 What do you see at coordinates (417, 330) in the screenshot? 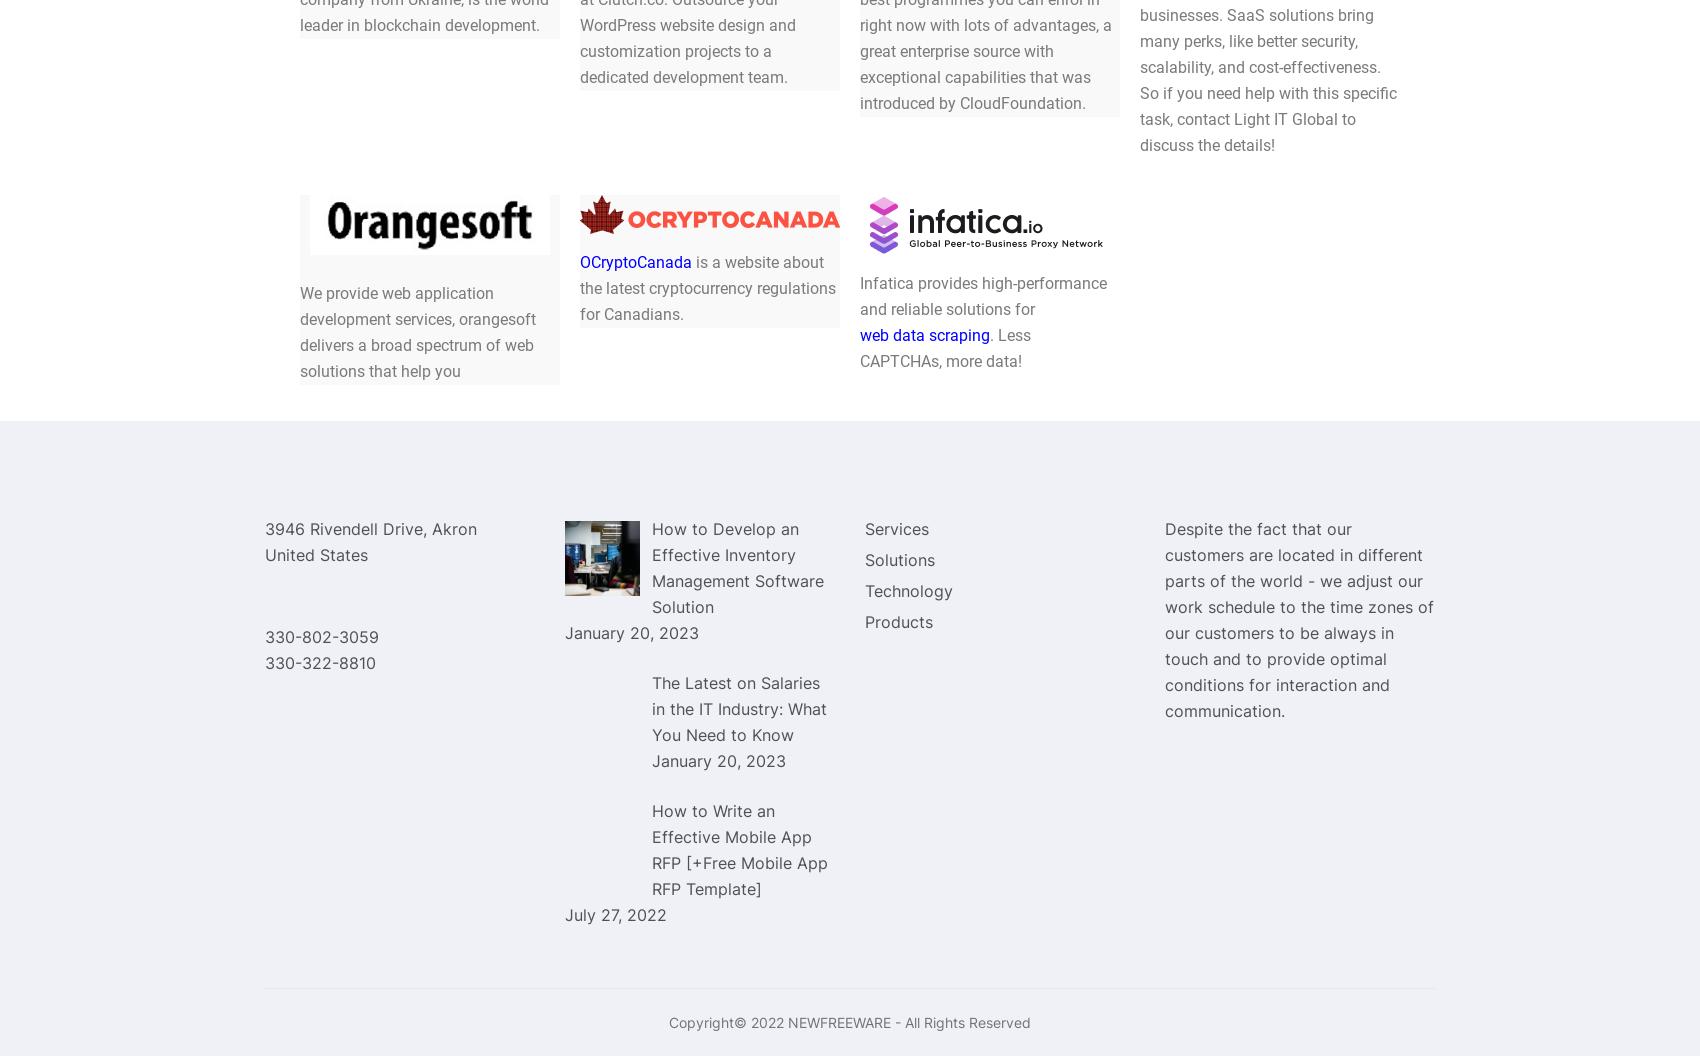
I see `'We provide web application development services, orangesoft delivers a broad spectrum of web solutions that help you'` at bounding box center [417, 330].